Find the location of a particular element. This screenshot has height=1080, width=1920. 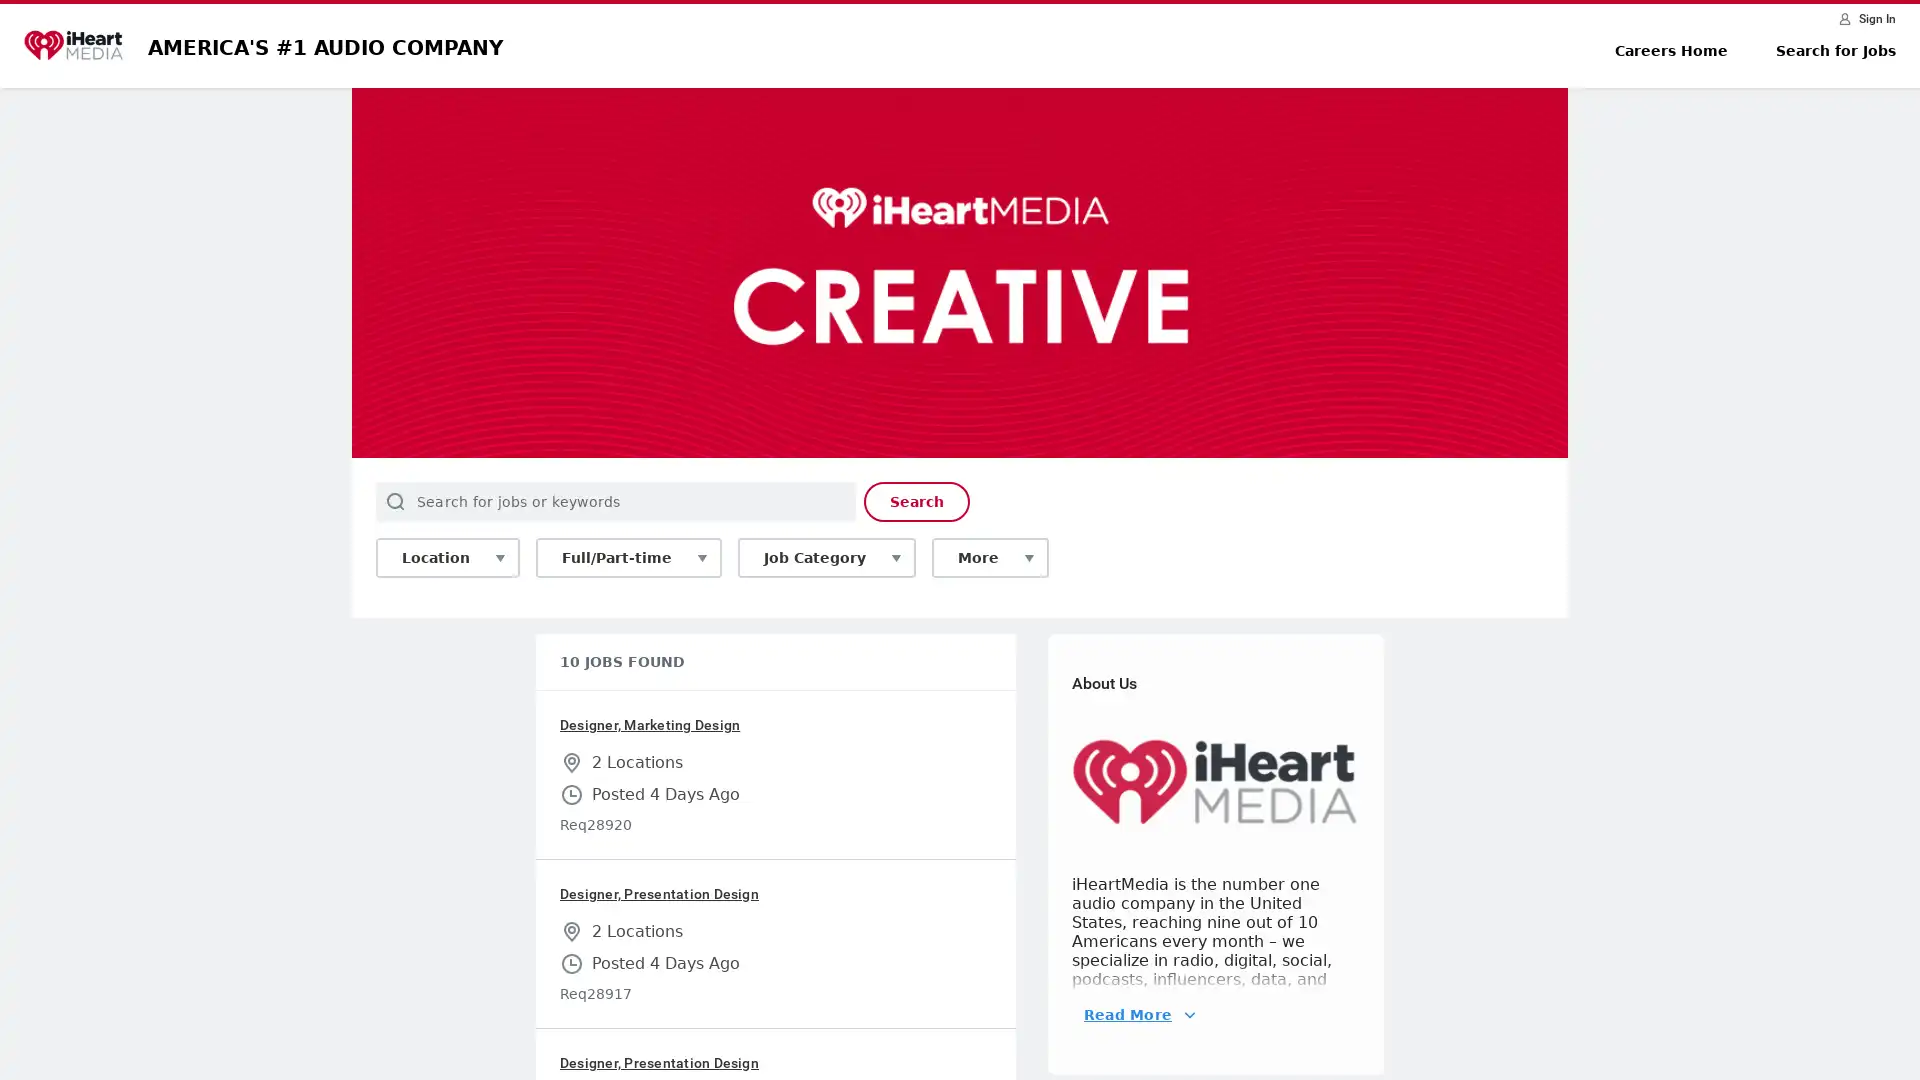

More is located at coordinates (936, 558).